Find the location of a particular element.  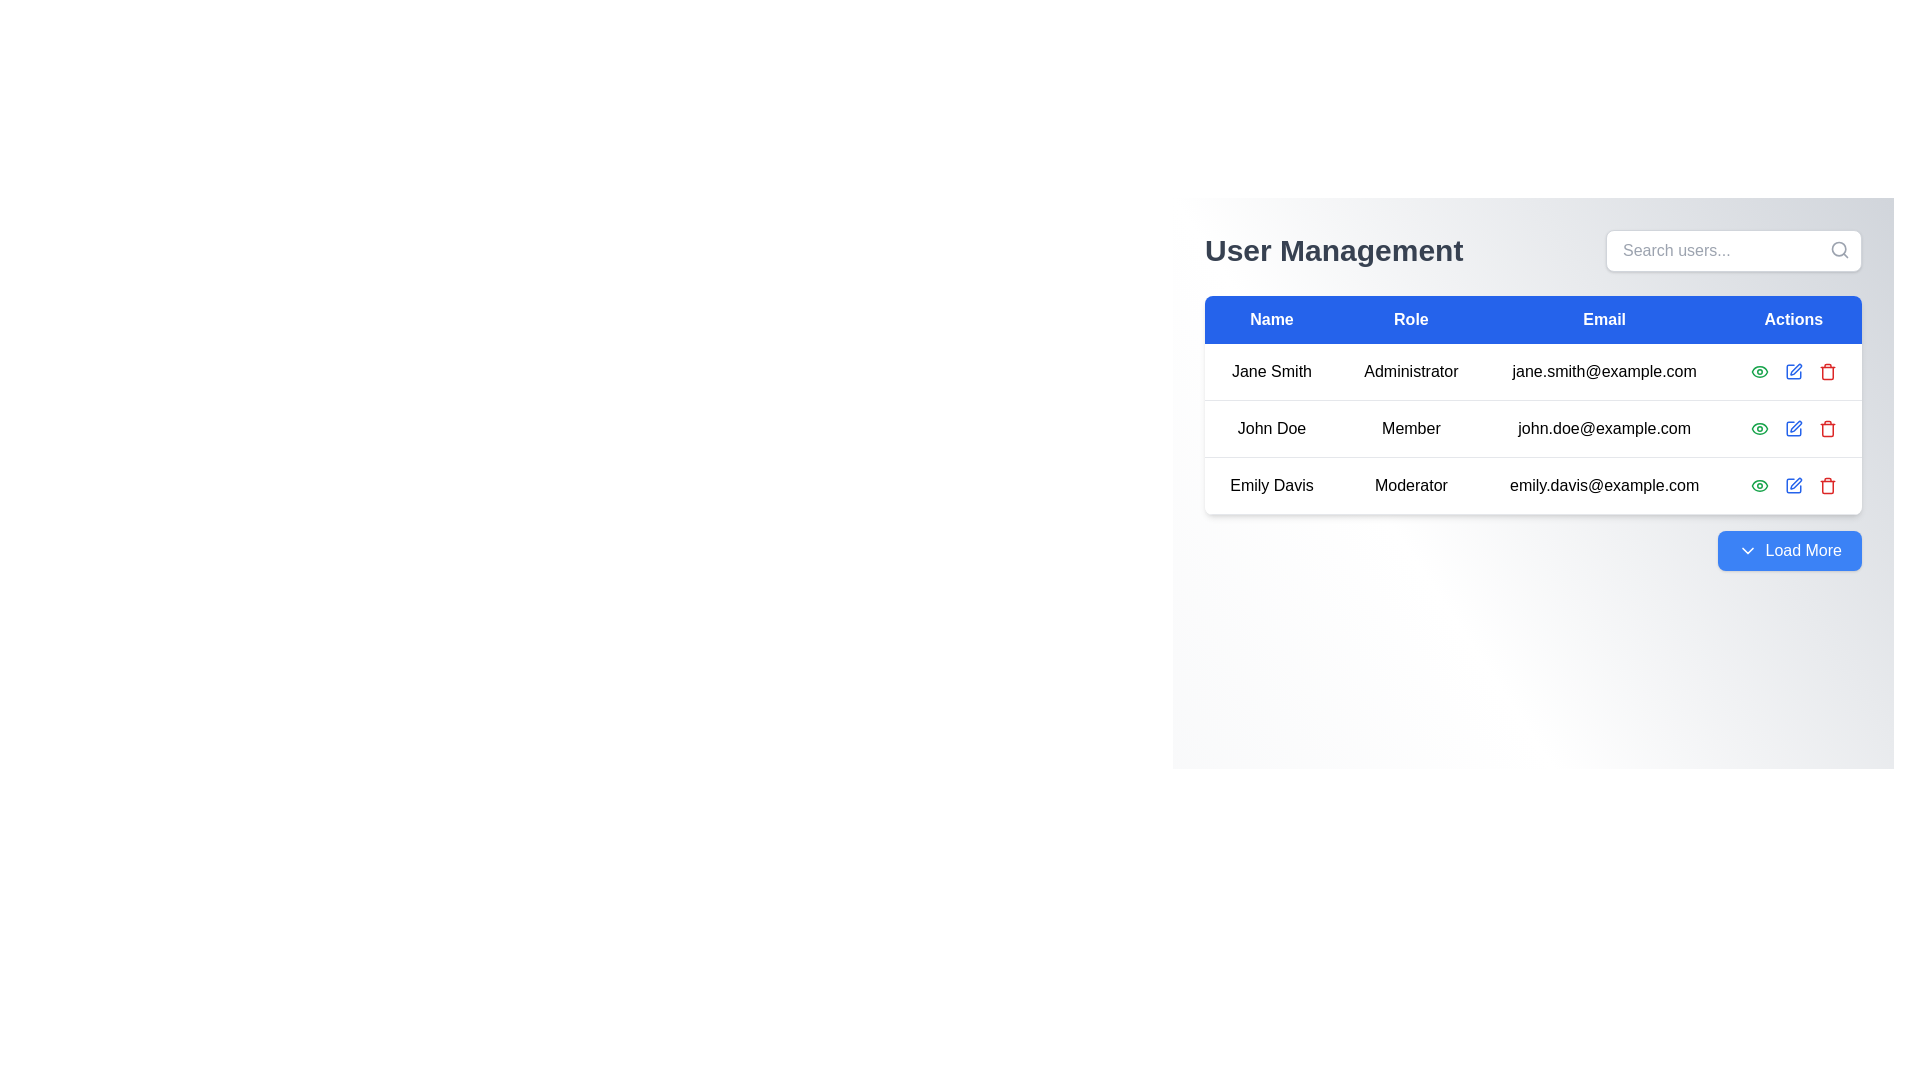

the 'Load More' button, which is a vibrant blue rectangular button with rounded corners and contains the text 'Load More' in white along with a downward arrow icon to its left is located at coordinates (1789, 551).